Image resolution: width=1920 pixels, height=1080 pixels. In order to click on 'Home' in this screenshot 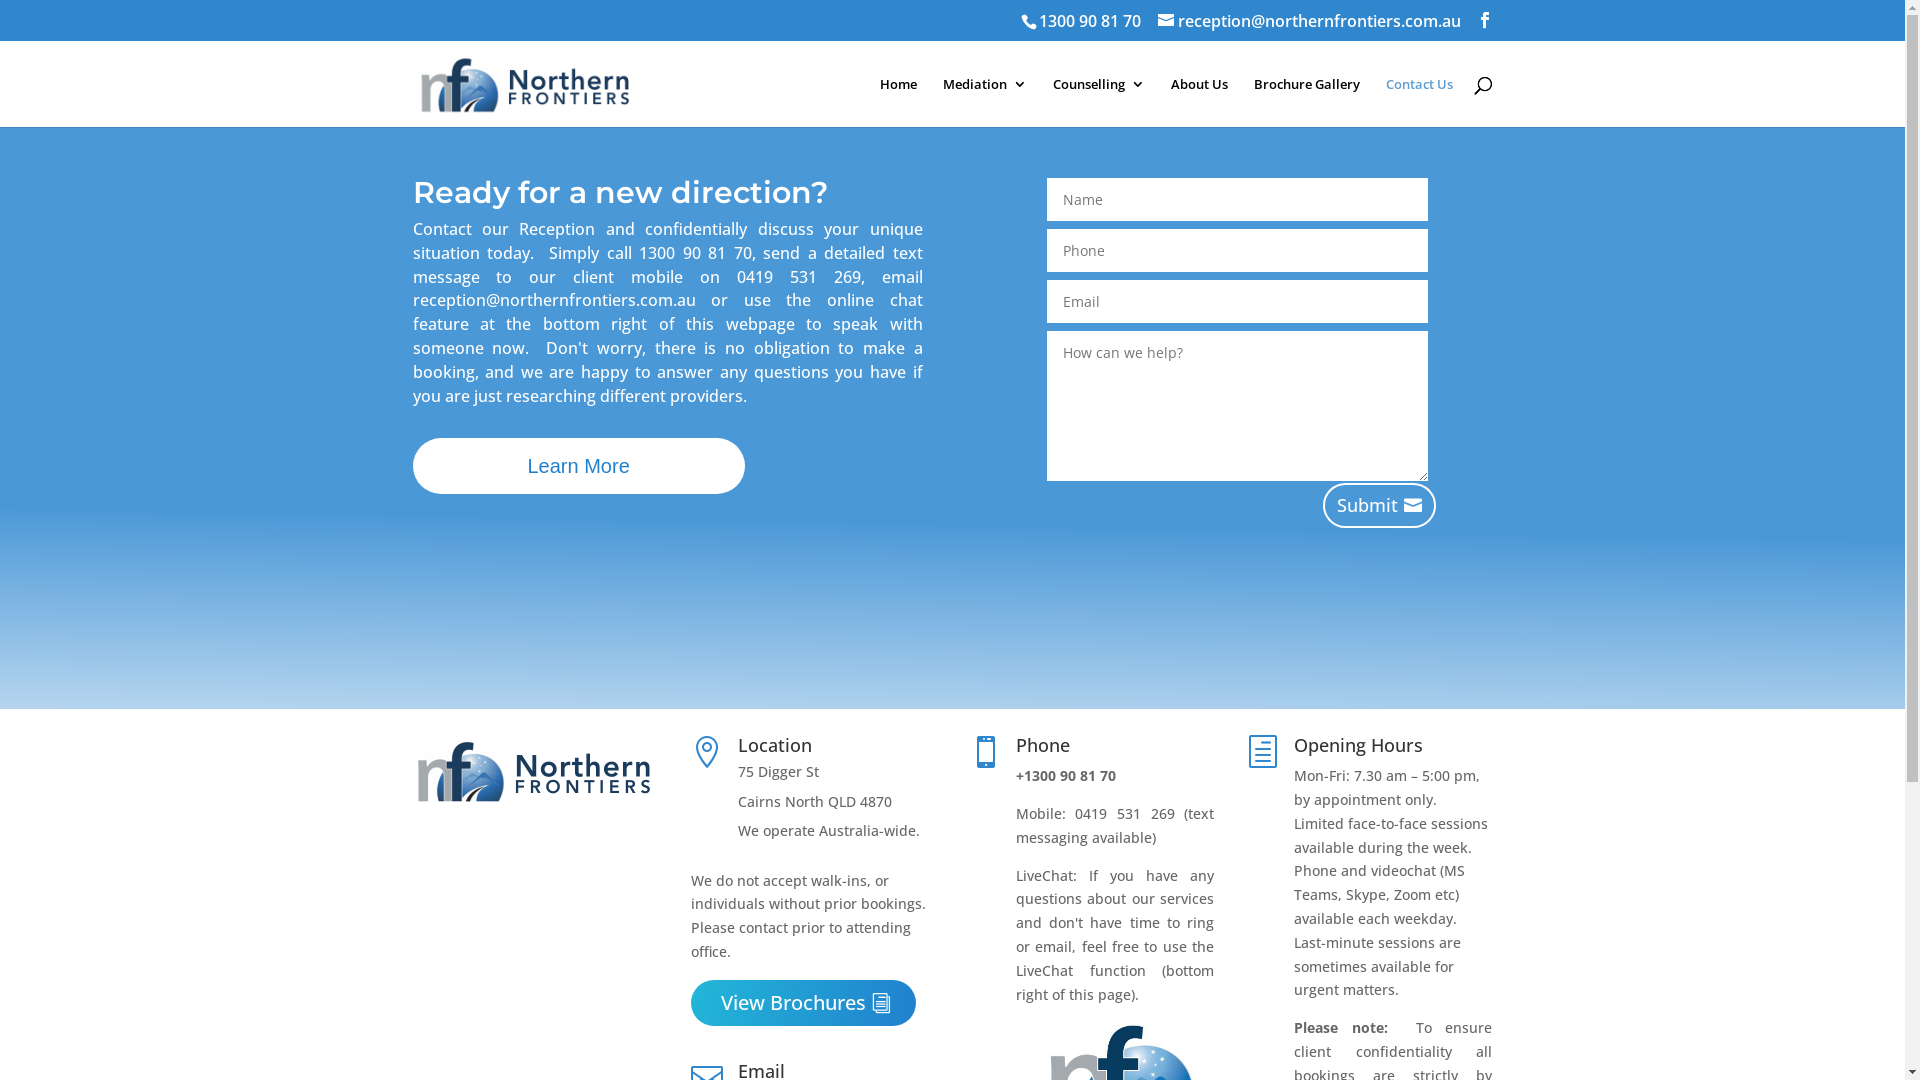, I will do `click(897, 101)`.